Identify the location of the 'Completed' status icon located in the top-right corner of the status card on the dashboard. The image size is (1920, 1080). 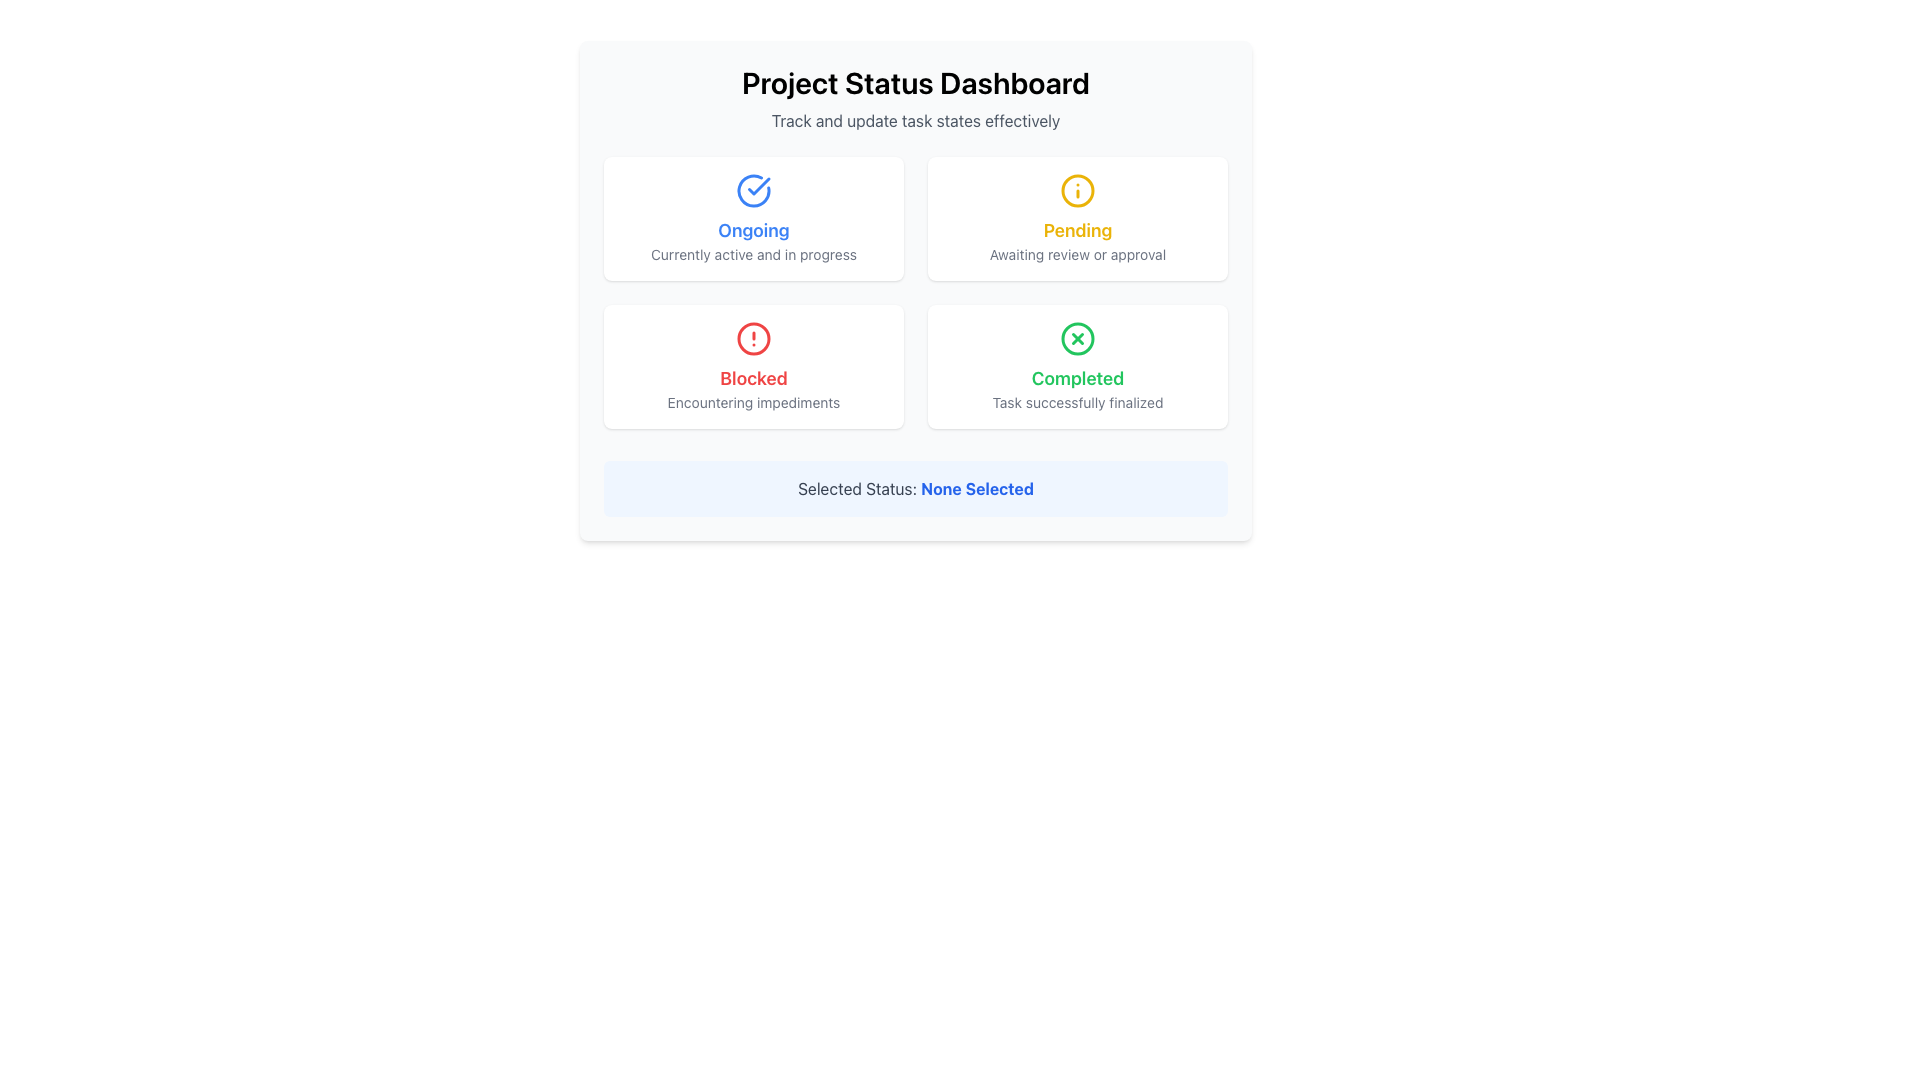
(1077, 338).